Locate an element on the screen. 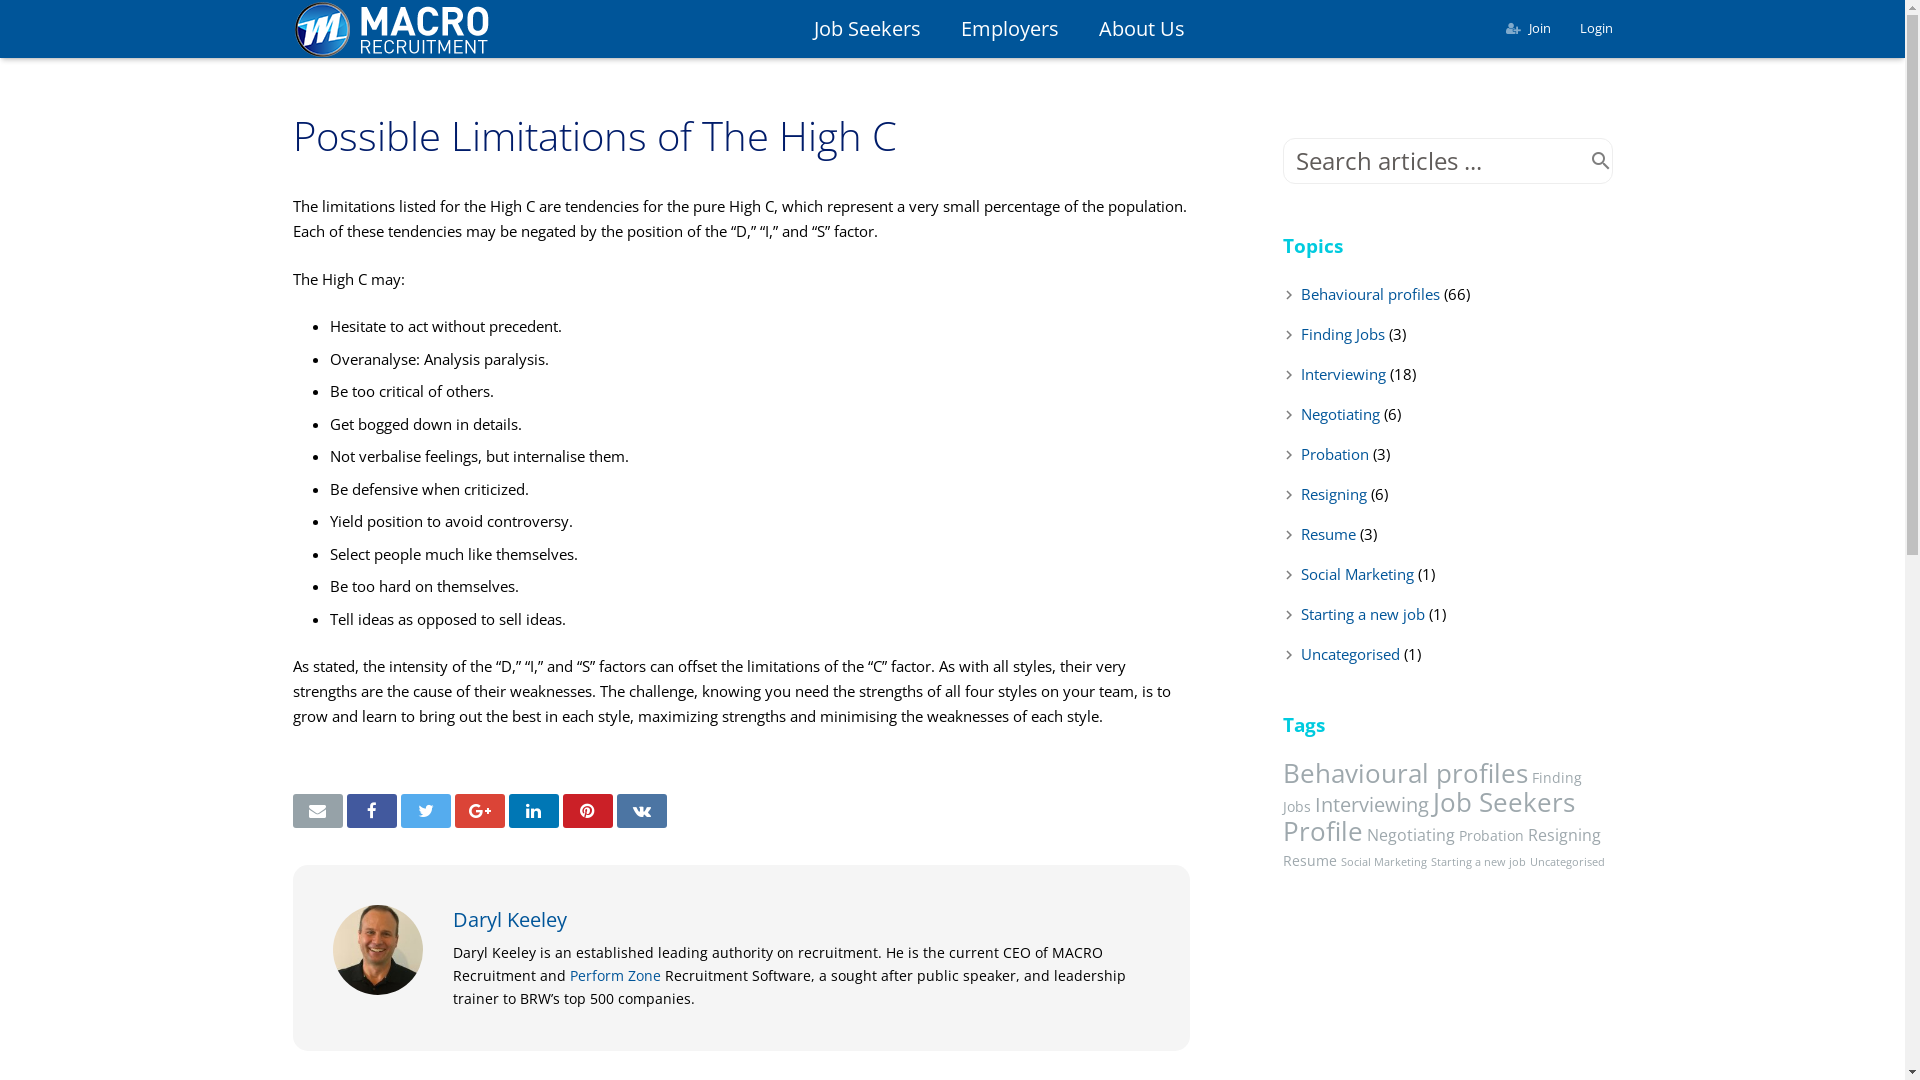 Image resolution: width=1920 pixels, height=1080 pixels. 'Probation' is located at coordinates (1334, 454).